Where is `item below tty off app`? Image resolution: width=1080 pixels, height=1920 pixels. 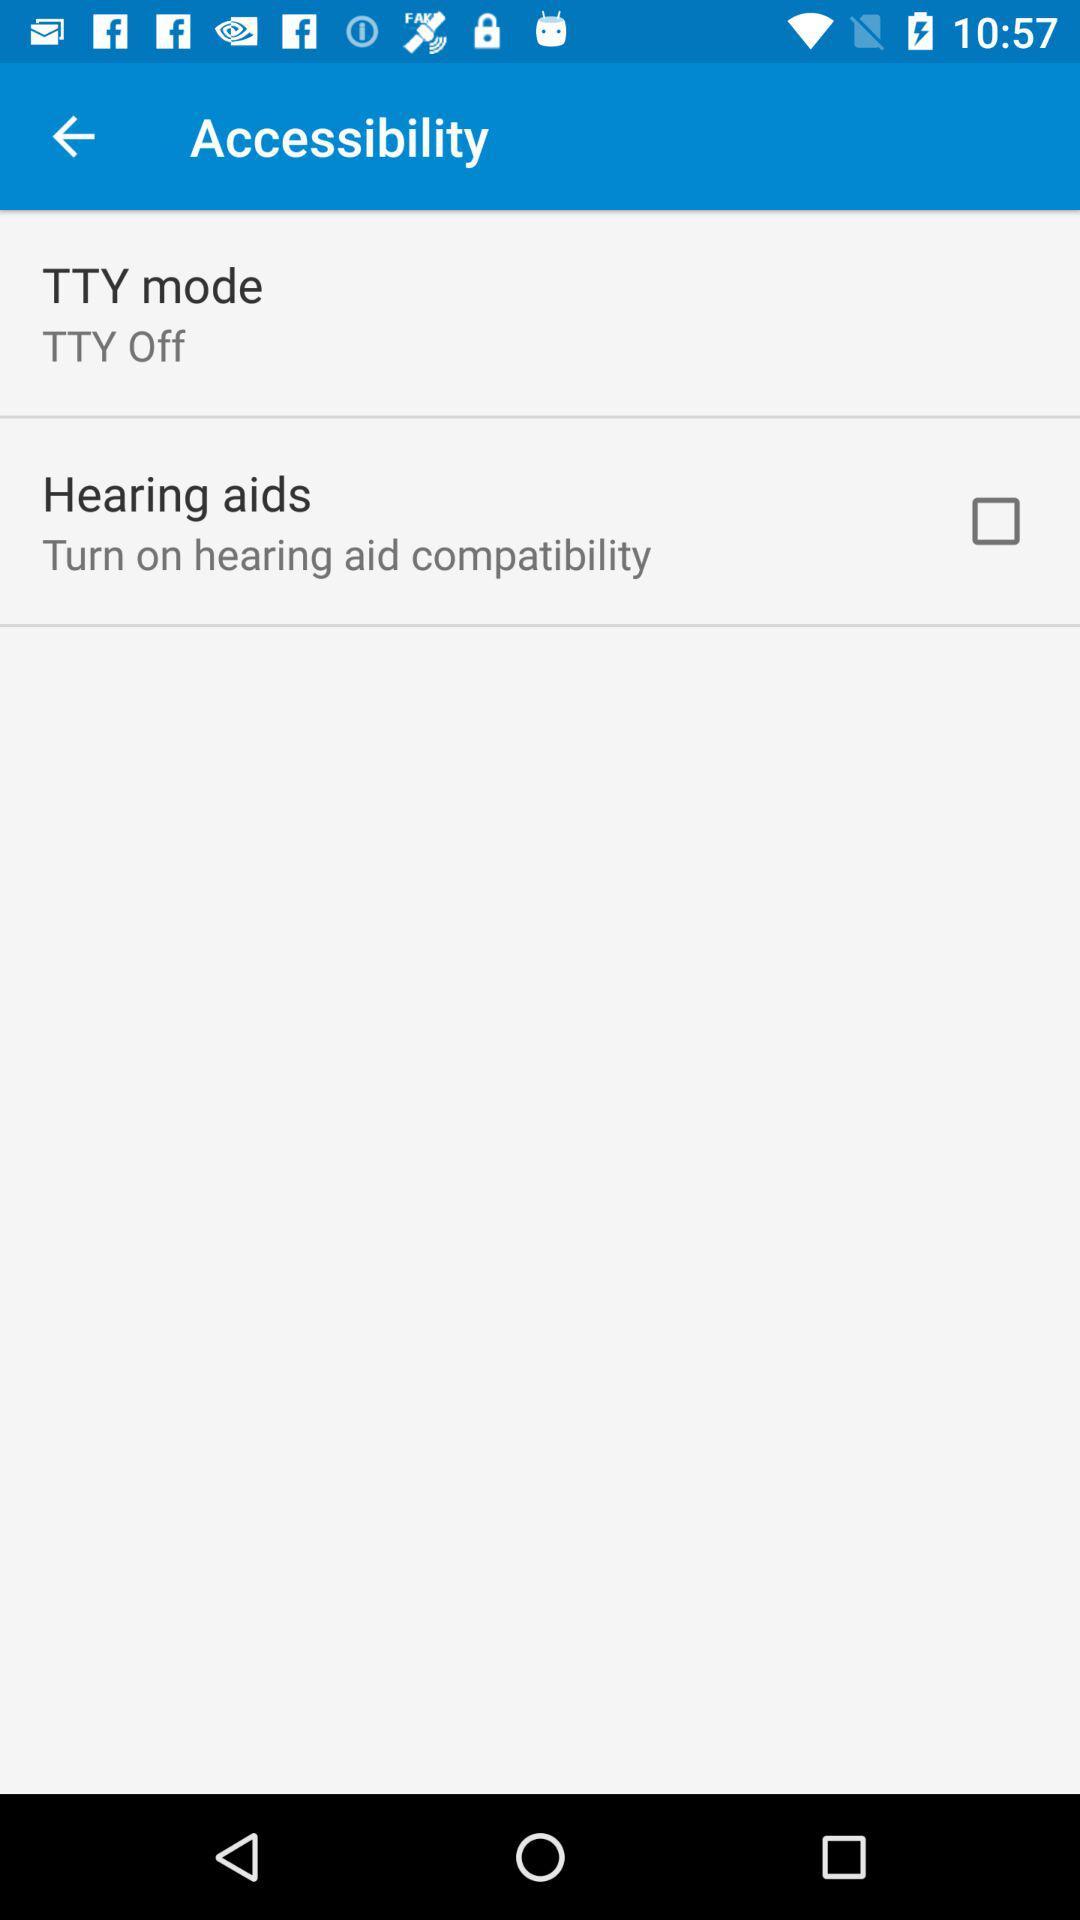
item below tty off app is located at coordinates (176, 492).